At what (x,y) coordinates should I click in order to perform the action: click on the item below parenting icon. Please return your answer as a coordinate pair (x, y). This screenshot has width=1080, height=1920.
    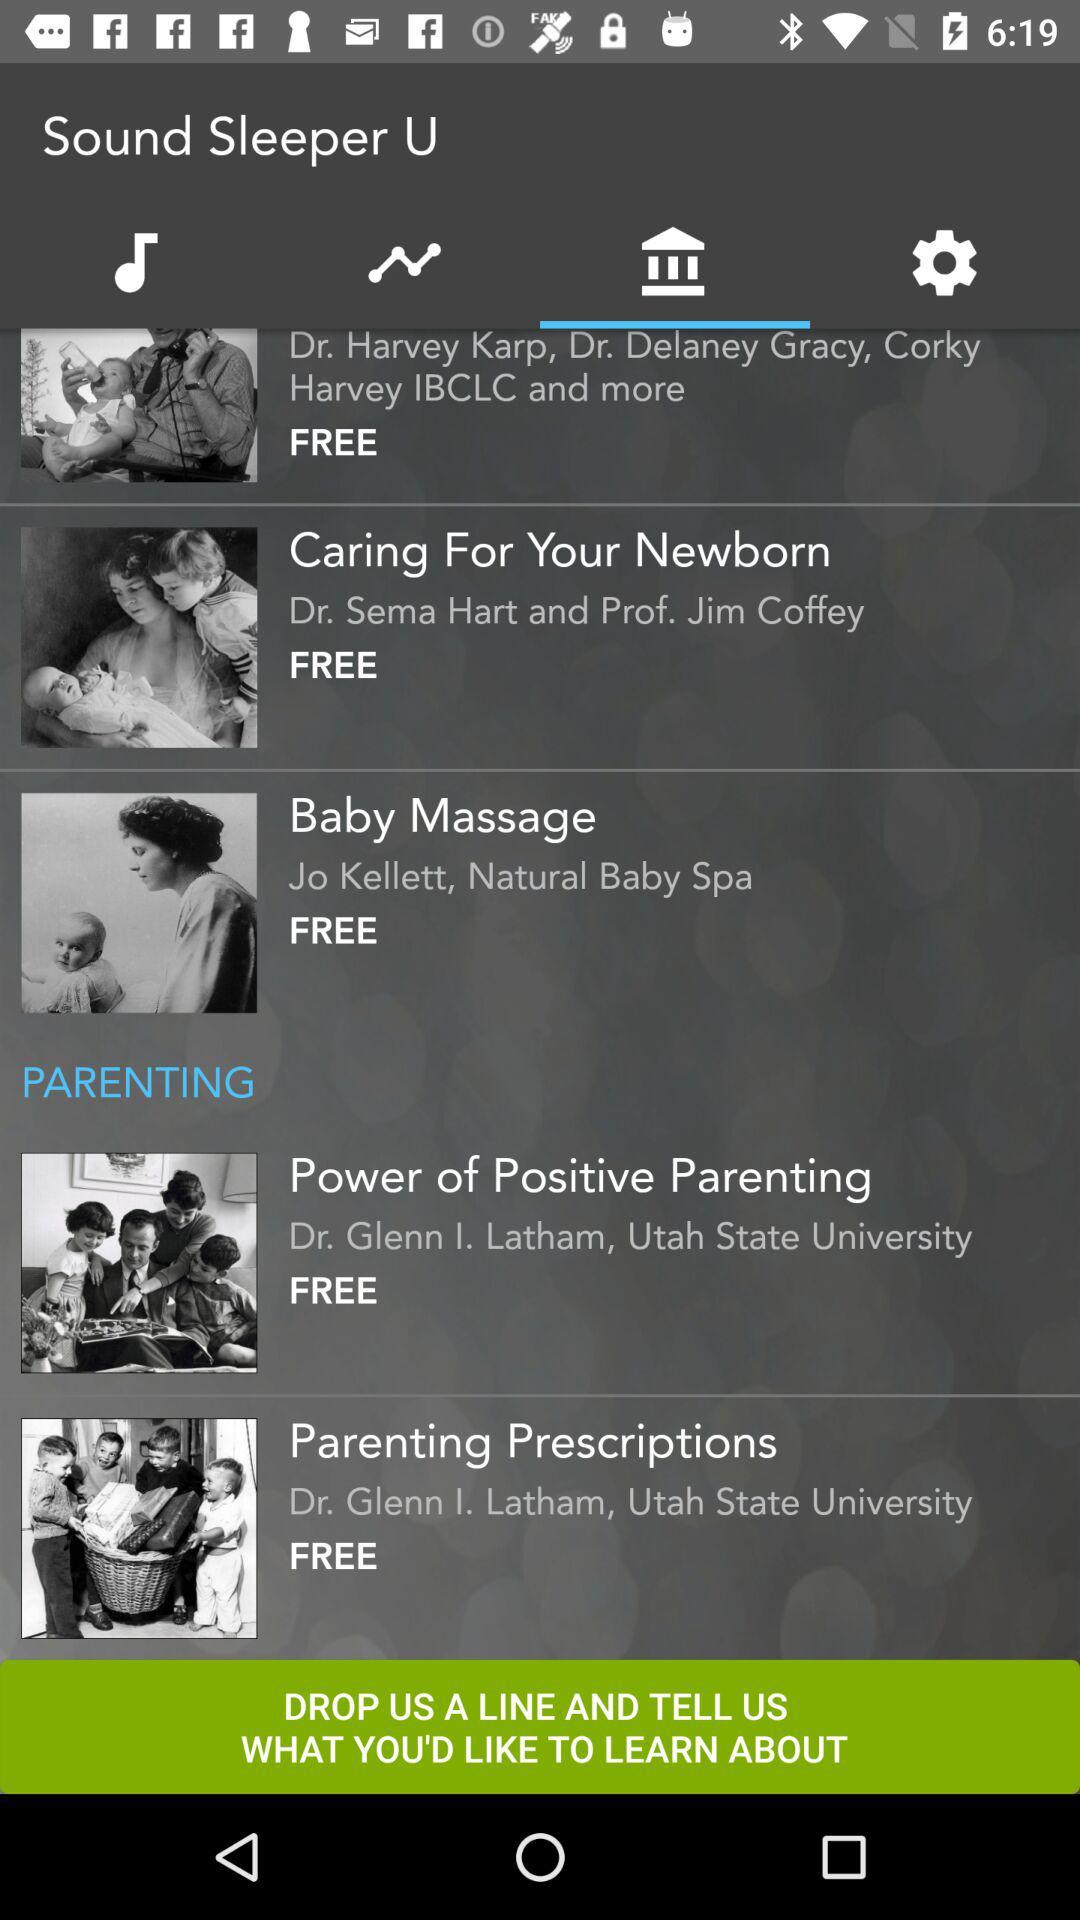
    Looking at the image, I should click on (678, 1167).